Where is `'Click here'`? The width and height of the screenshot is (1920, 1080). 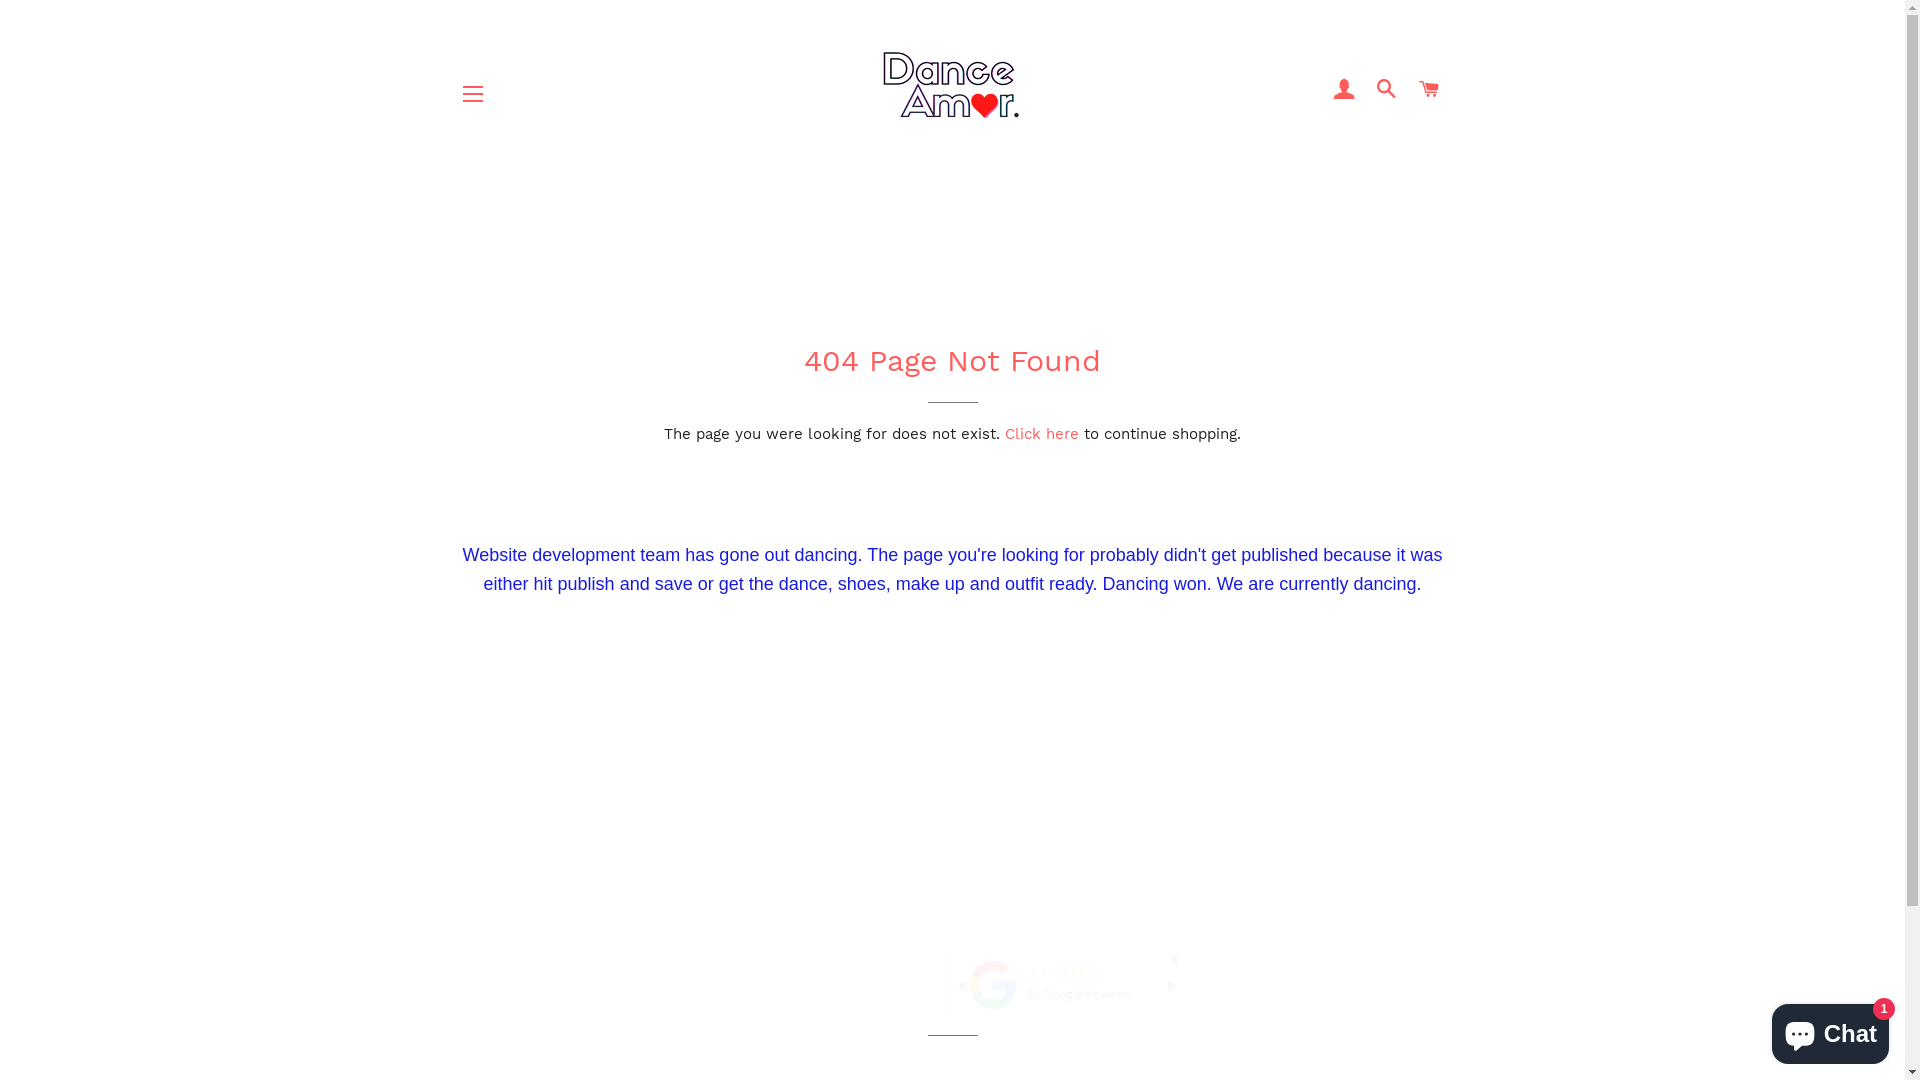 'Click here' is located at coordinates (1004, 433).